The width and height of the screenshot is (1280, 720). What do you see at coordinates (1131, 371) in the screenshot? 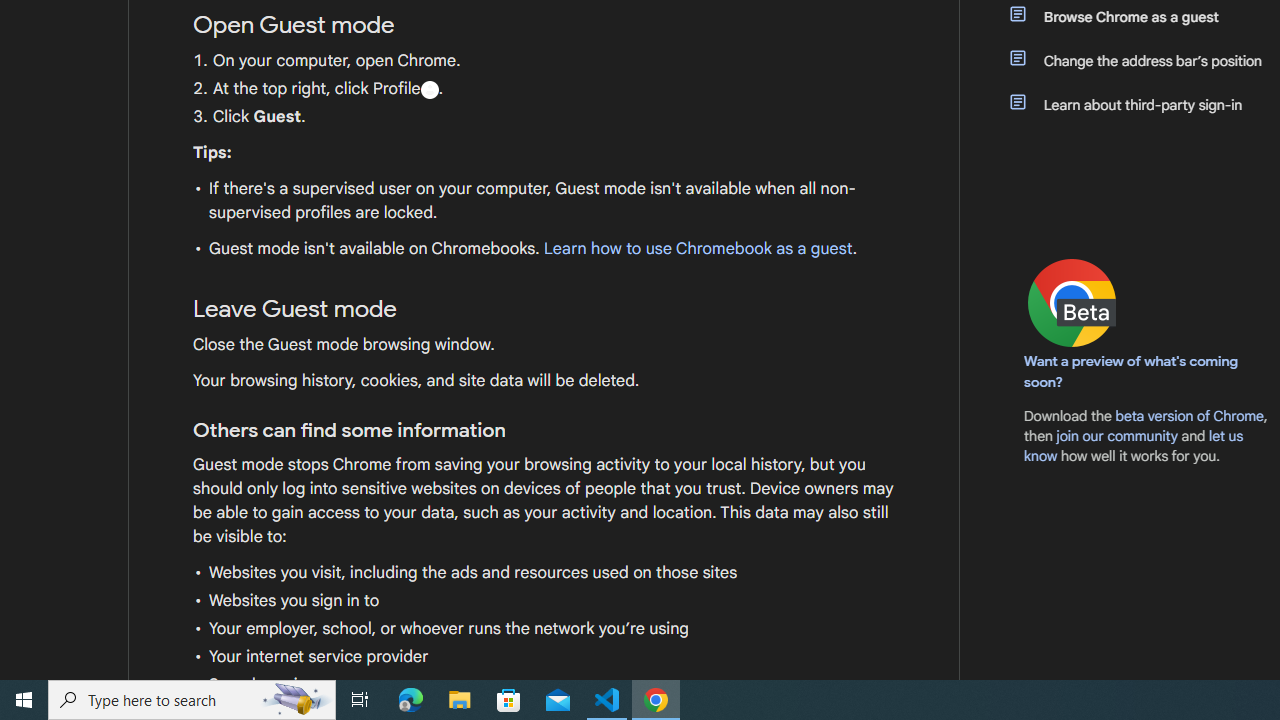
I see `'Want a preview of what'` at bounding box center [1131, 371].